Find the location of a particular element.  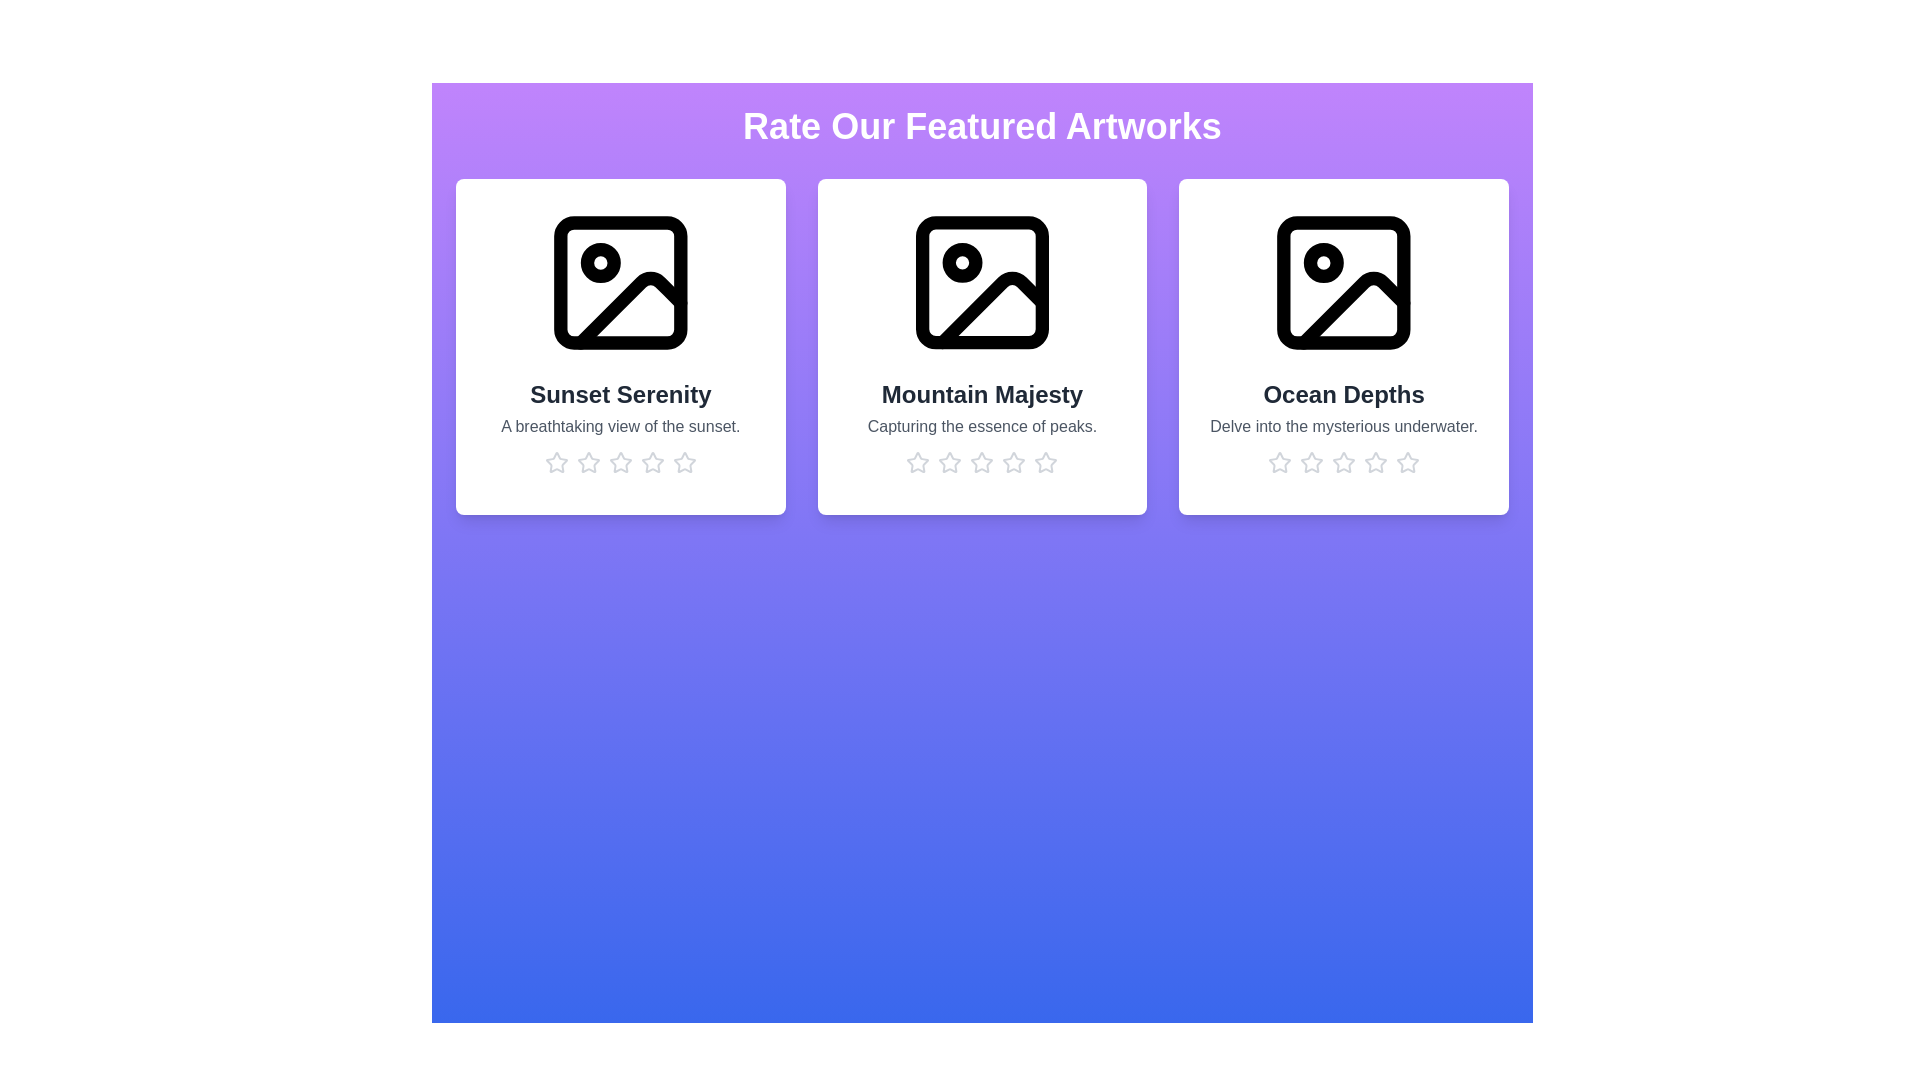

the rating for the artwork 'Ocean Depths' to 4 stars is located at coordinates (1375, 462).